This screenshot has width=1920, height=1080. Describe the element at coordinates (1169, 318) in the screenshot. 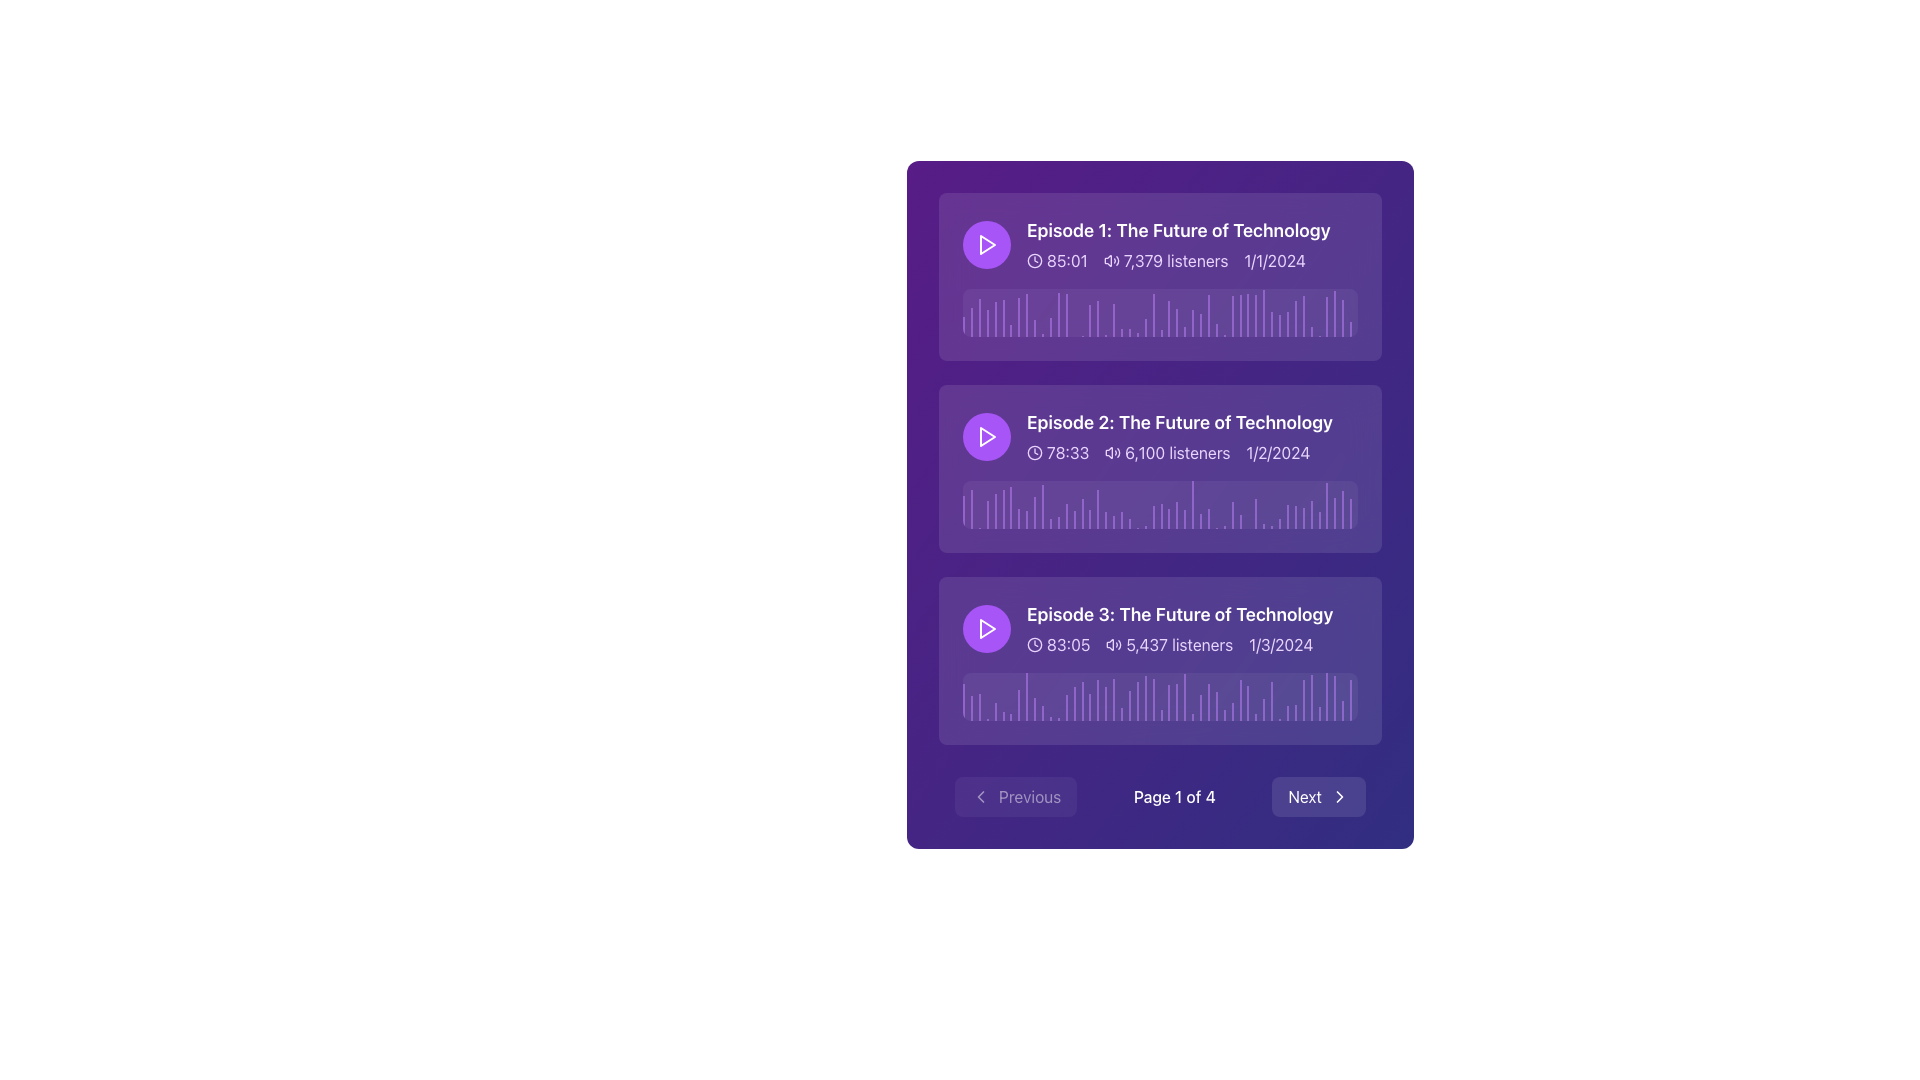

I see `the visual indicator for the current playback position within the waveform display area under 'Episode 1: The Future of Technology'` at that location.